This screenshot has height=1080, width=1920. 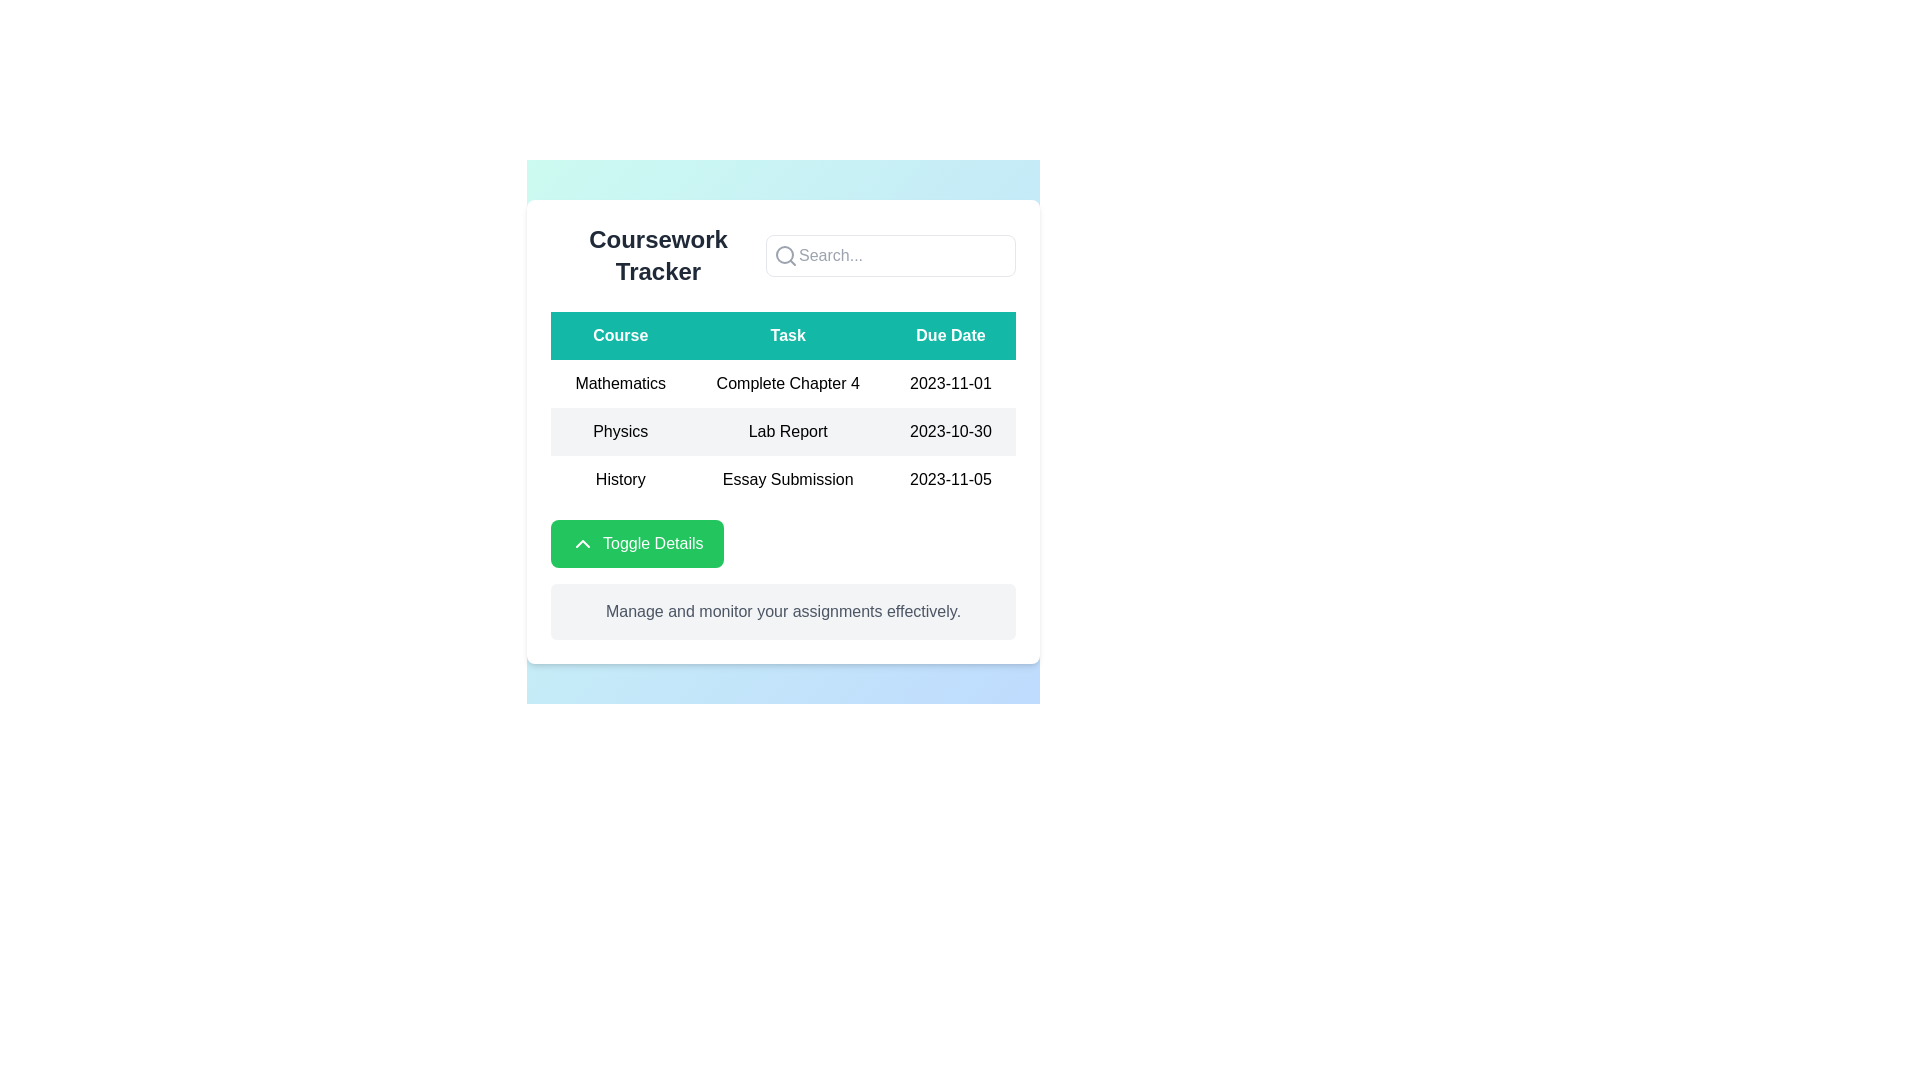 I want to click on text displayed in the first column of the first row in the 'Coursework Tracker' section, which is the title or name of a course, so click(x=619, y=384).